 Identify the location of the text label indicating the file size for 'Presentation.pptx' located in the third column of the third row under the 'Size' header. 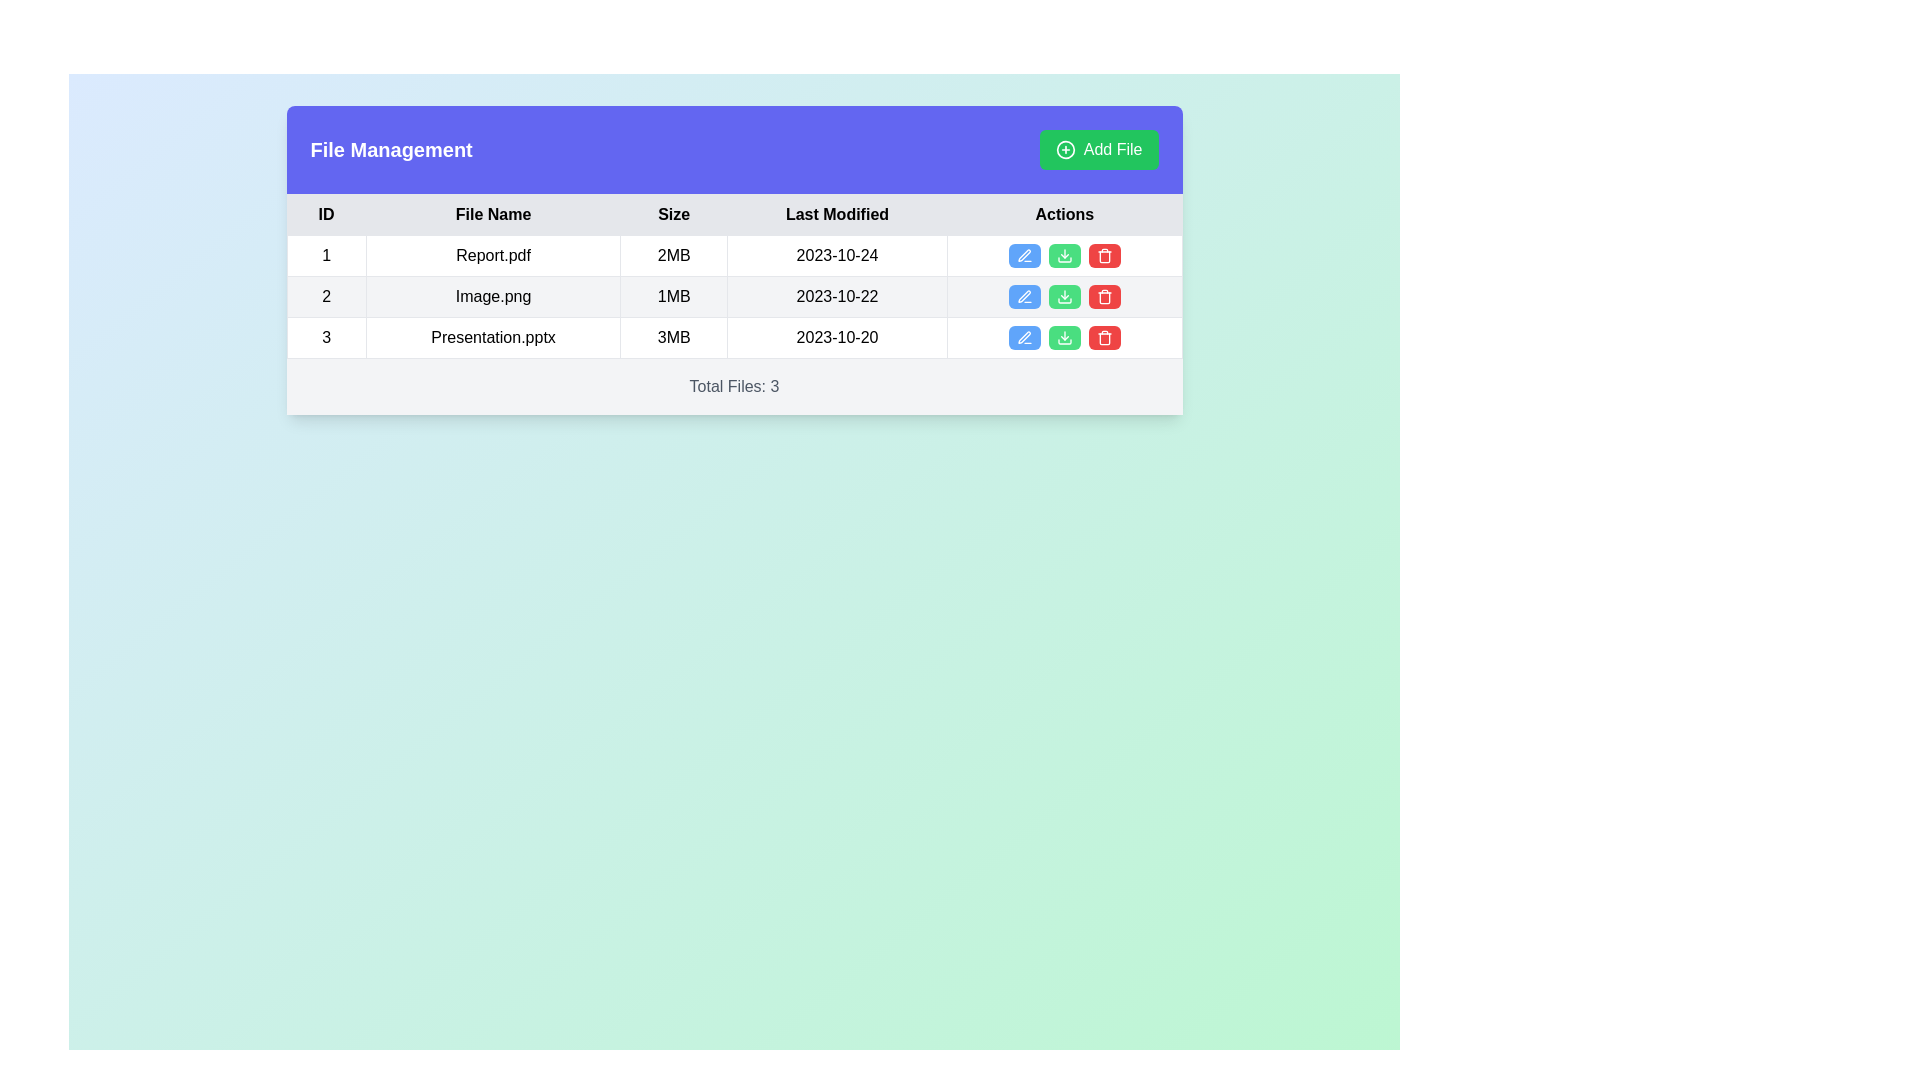
(674, 337).